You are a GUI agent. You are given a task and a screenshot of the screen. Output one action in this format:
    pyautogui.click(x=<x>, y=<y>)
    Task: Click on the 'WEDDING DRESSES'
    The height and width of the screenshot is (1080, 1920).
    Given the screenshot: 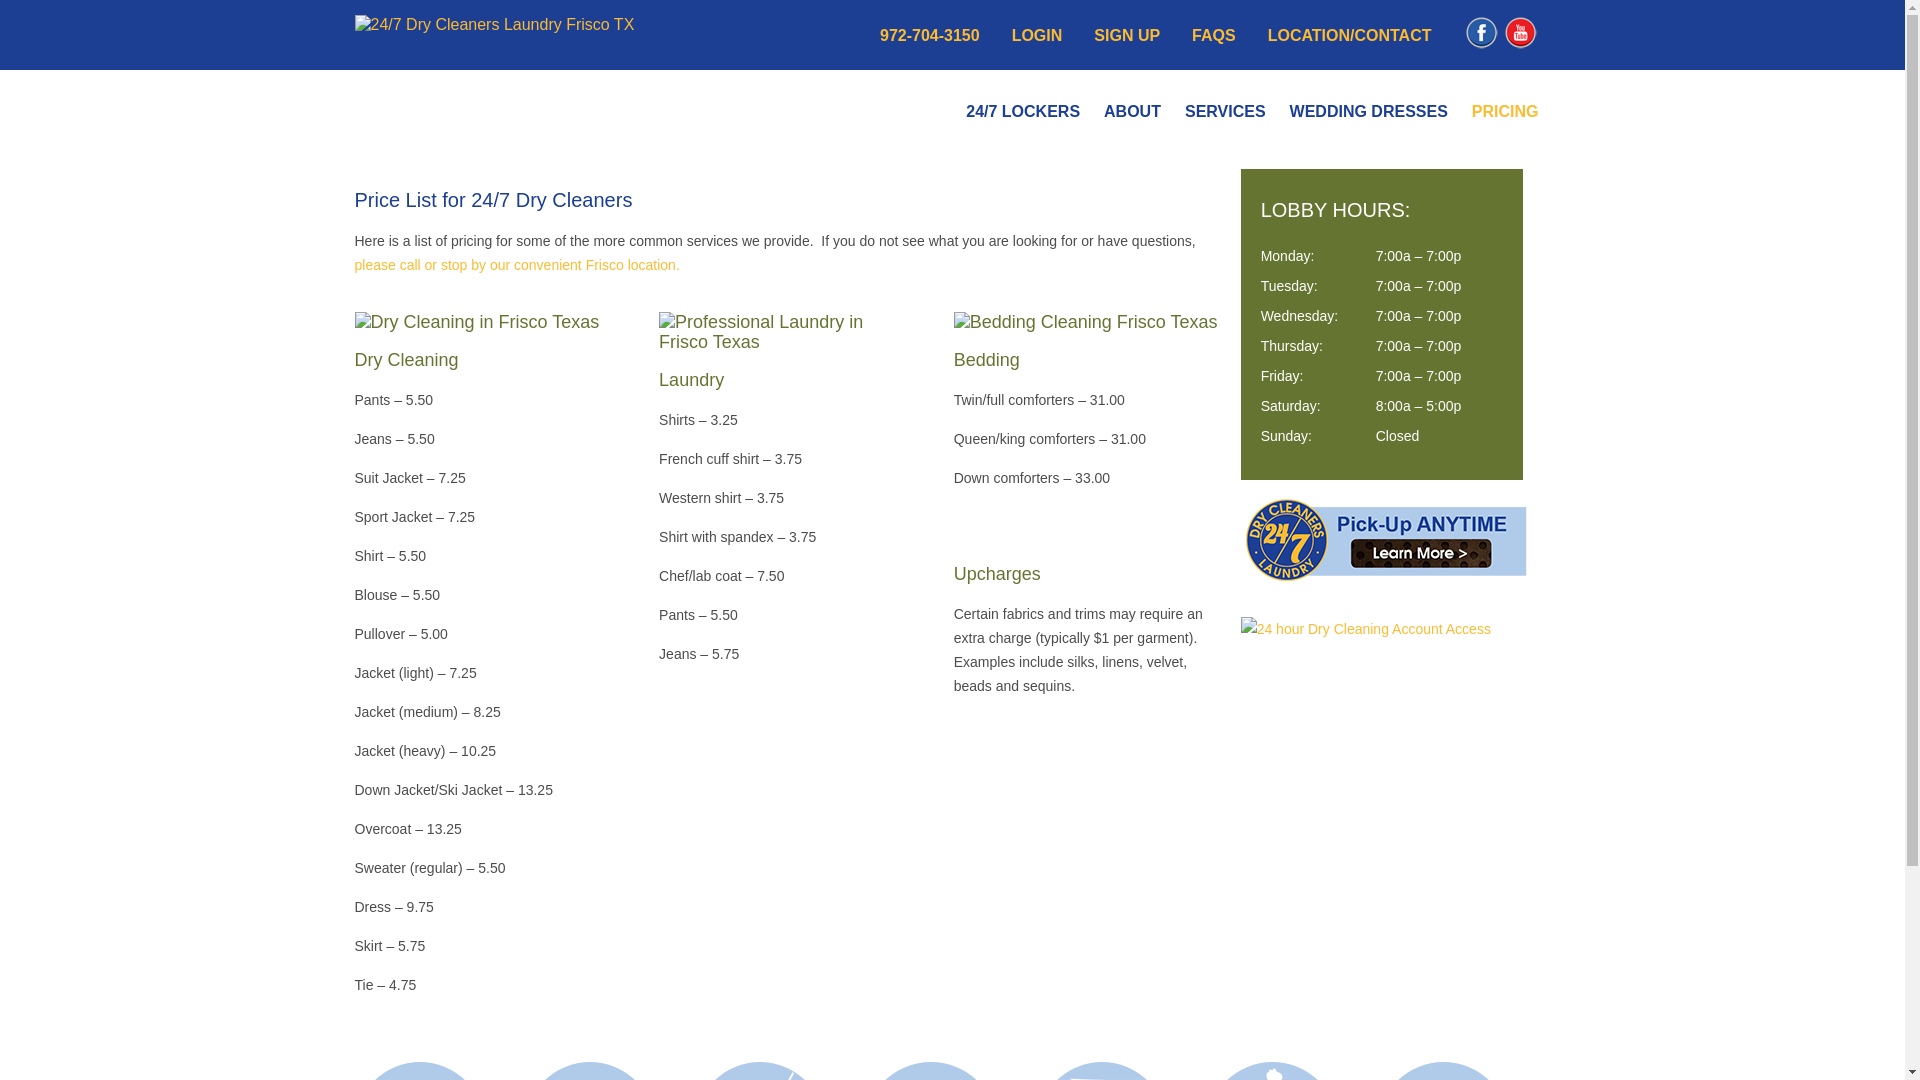 What is the action you would take?
    pyautogui.click(x=1367, y=111)
    